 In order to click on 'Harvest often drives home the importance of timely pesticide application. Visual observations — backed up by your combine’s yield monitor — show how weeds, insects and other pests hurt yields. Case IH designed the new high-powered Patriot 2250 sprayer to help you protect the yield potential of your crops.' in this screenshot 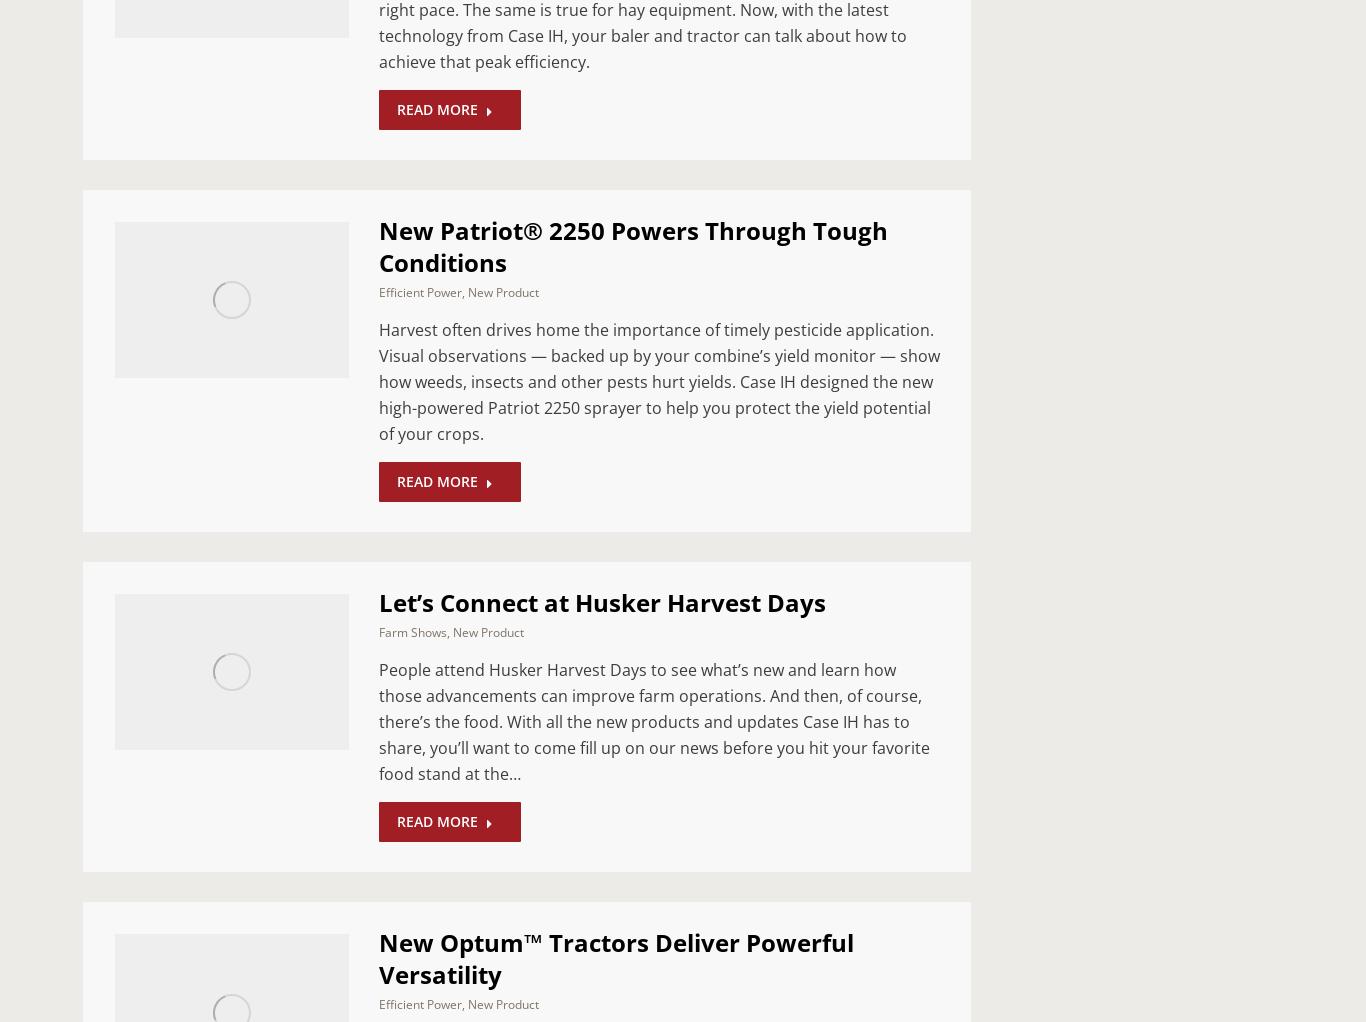, I will do `click(658, 381)`.